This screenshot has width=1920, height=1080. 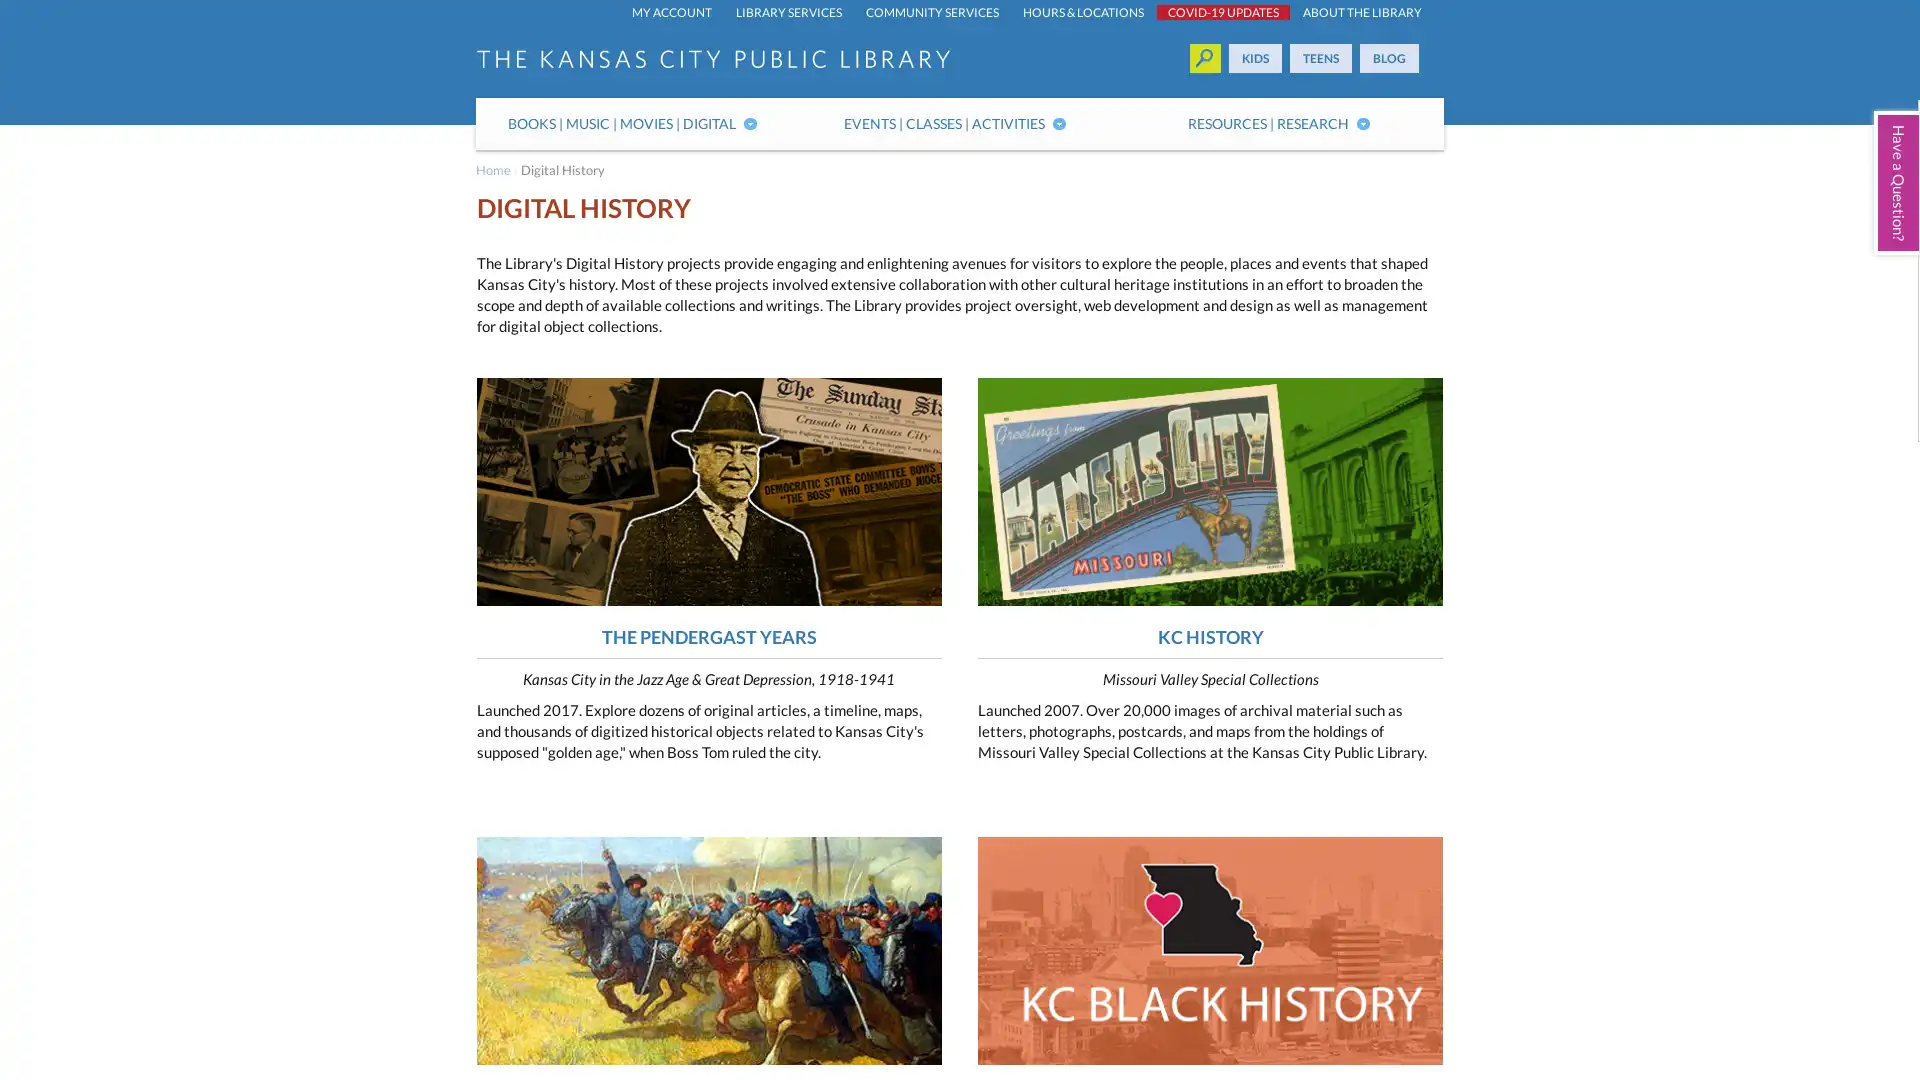 What do you see at coordinates (1895, 182) in the screenshot?
I see `Have a Question?` at bounding box center [1895, 182].